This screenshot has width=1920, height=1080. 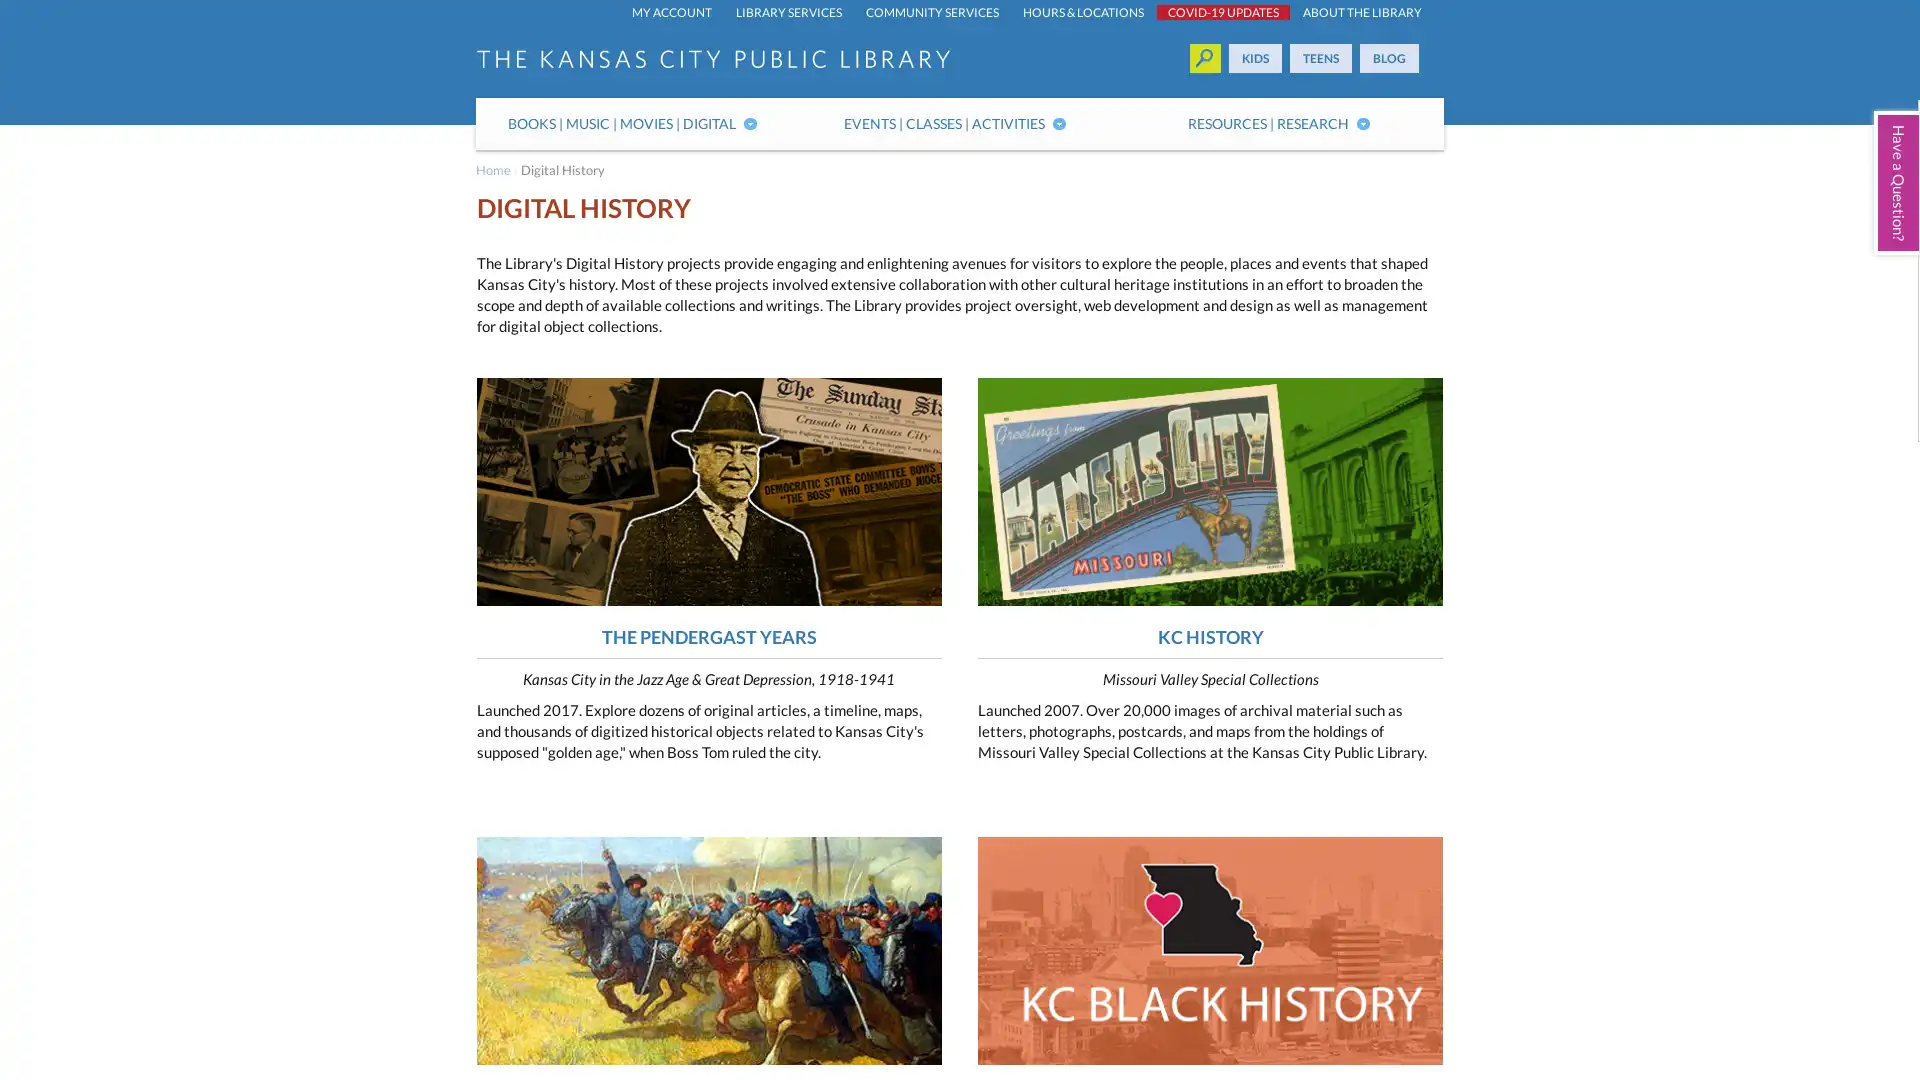 What do you see at coordinates (1895, 182) in the screenshot?
I see `Have a Question?` at bounding box center [1895, 182].